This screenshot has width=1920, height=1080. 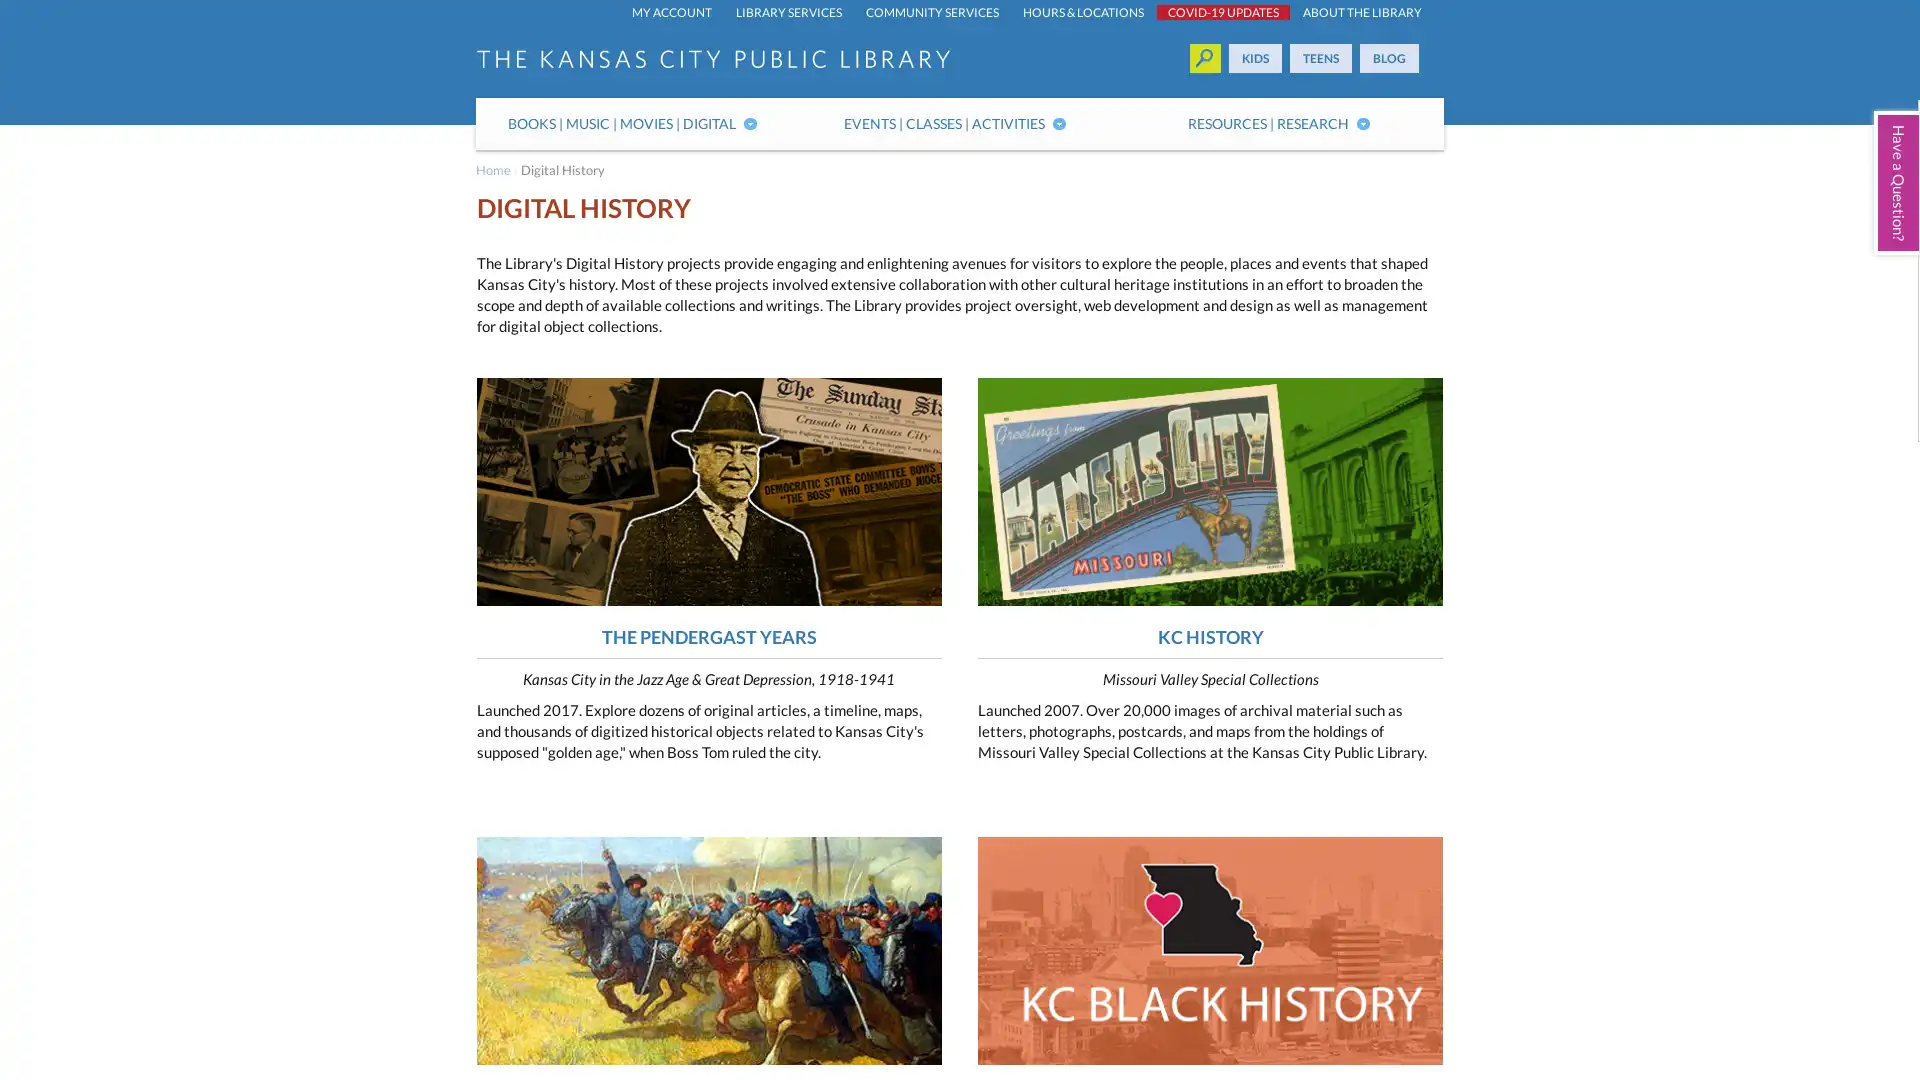 What do you see at coordinates (1895, 182) in the screenshot?
I see `Have a Question?` at bounding box center [1895, 182].